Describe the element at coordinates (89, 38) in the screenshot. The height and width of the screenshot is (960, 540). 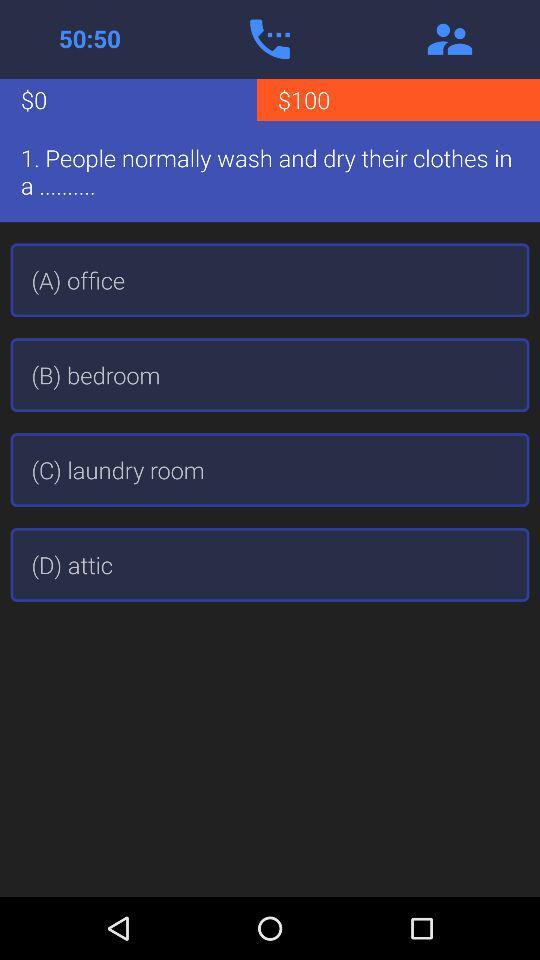
I see `the item above $0 item` at that location.